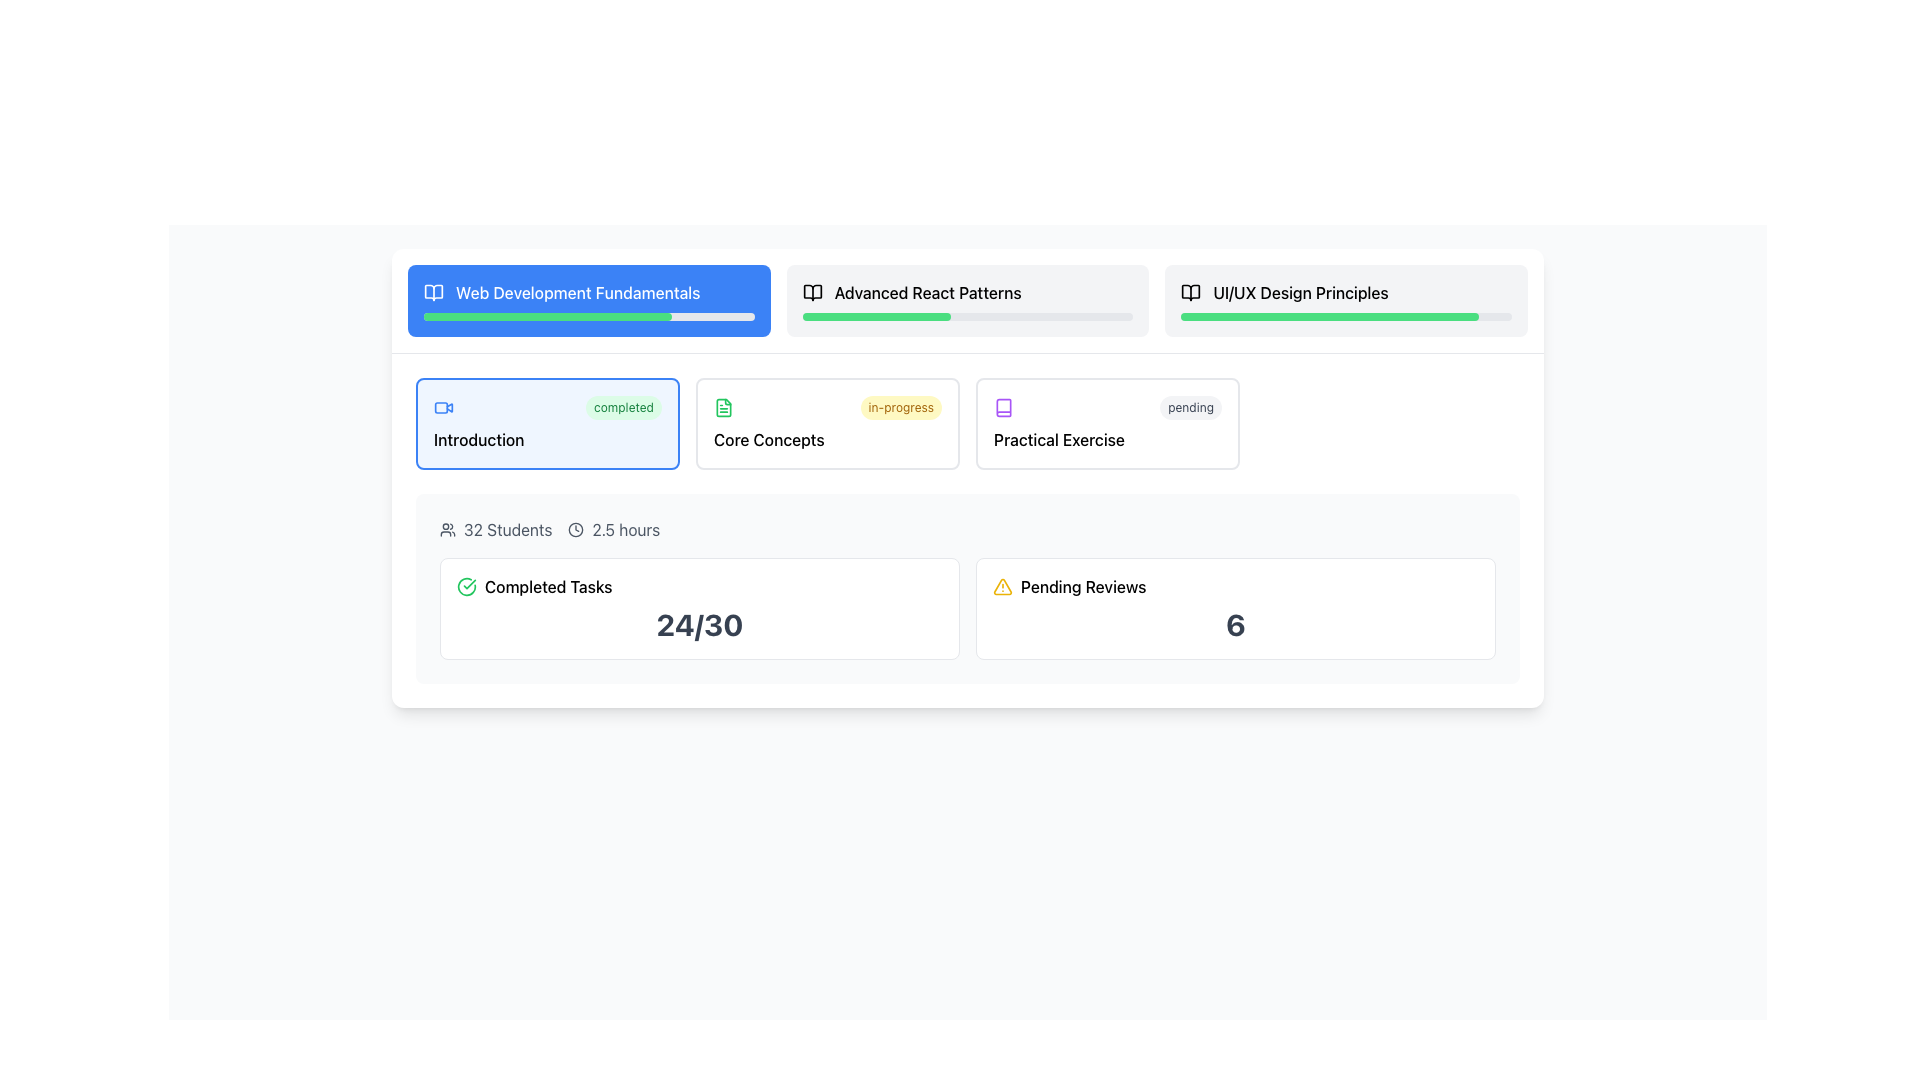 This screenshot has height=1080, width=1920. Describe the element at coordinates (1082, 585) in the screenshot. I see `the 'Pending Reviews' text label, which is styled in medium font weight and positioned next to a yellow warning icon at the bottom right of the interface` at that location.